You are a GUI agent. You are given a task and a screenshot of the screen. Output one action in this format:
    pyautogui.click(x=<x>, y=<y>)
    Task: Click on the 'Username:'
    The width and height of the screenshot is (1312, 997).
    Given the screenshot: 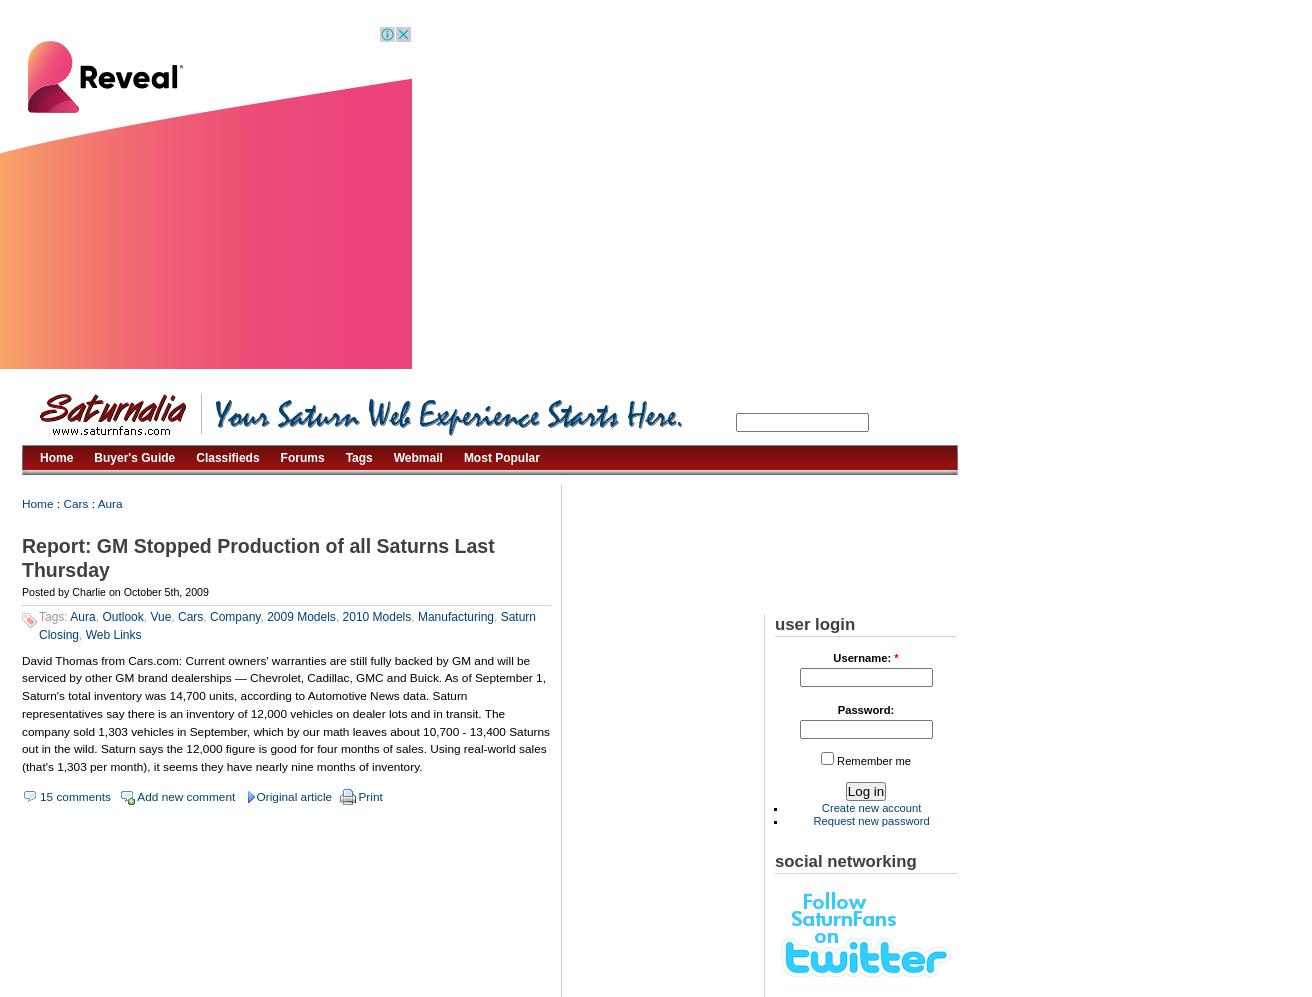 What is the action you would take?
    pyautogui.click(x=831, y=658)
    